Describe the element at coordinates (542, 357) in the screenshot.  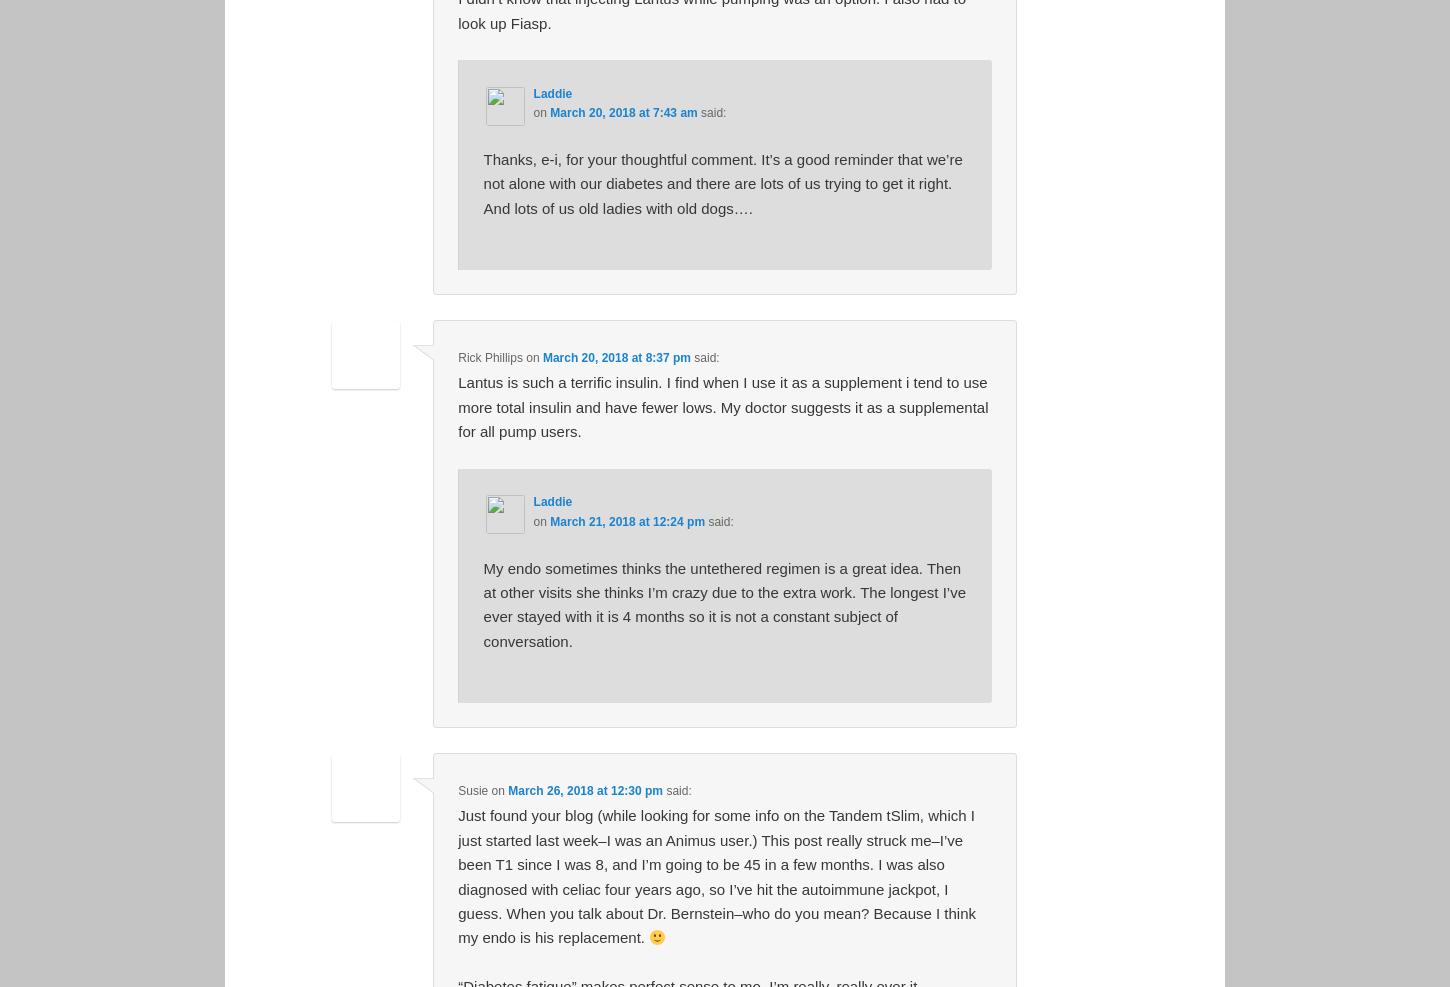
I see `'March 20, 2018 at 8:37 pm'` at that location.